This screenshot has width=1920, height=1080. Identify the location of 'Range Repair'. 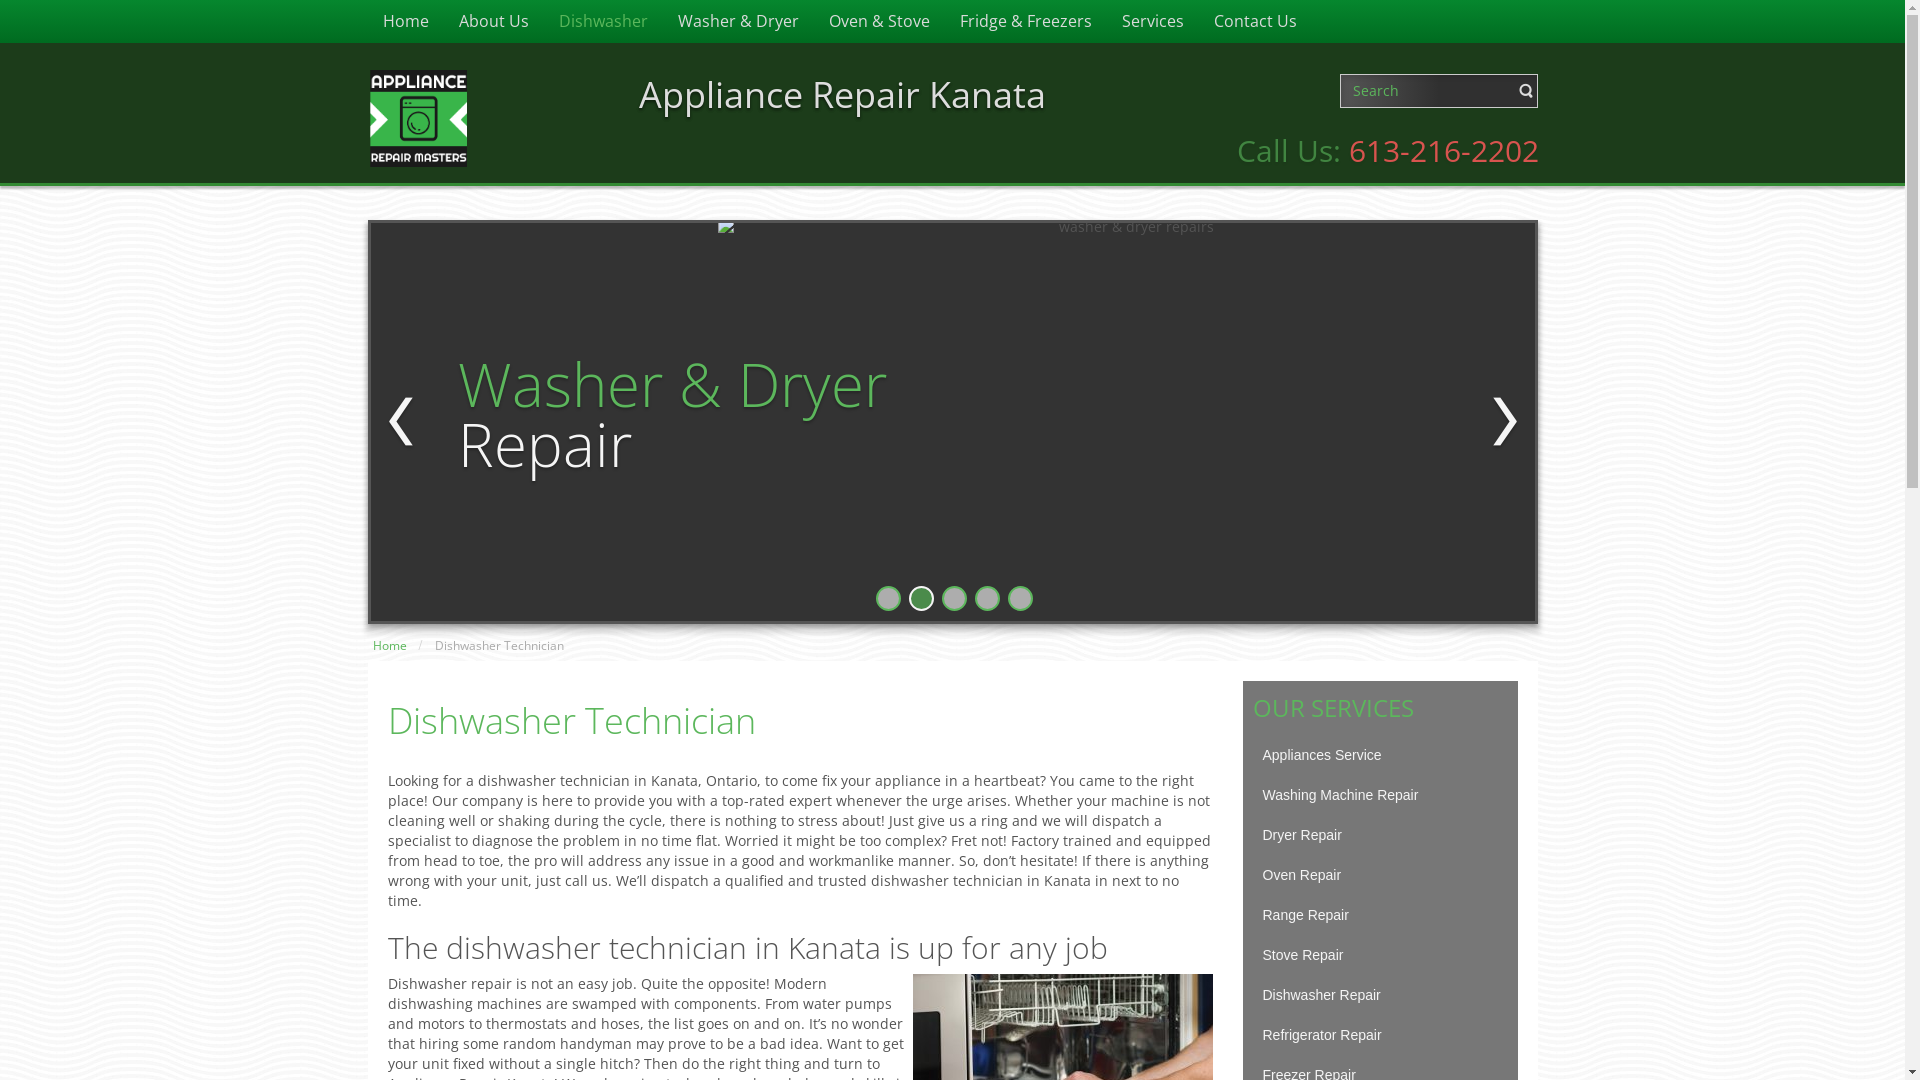
(1378, 914).